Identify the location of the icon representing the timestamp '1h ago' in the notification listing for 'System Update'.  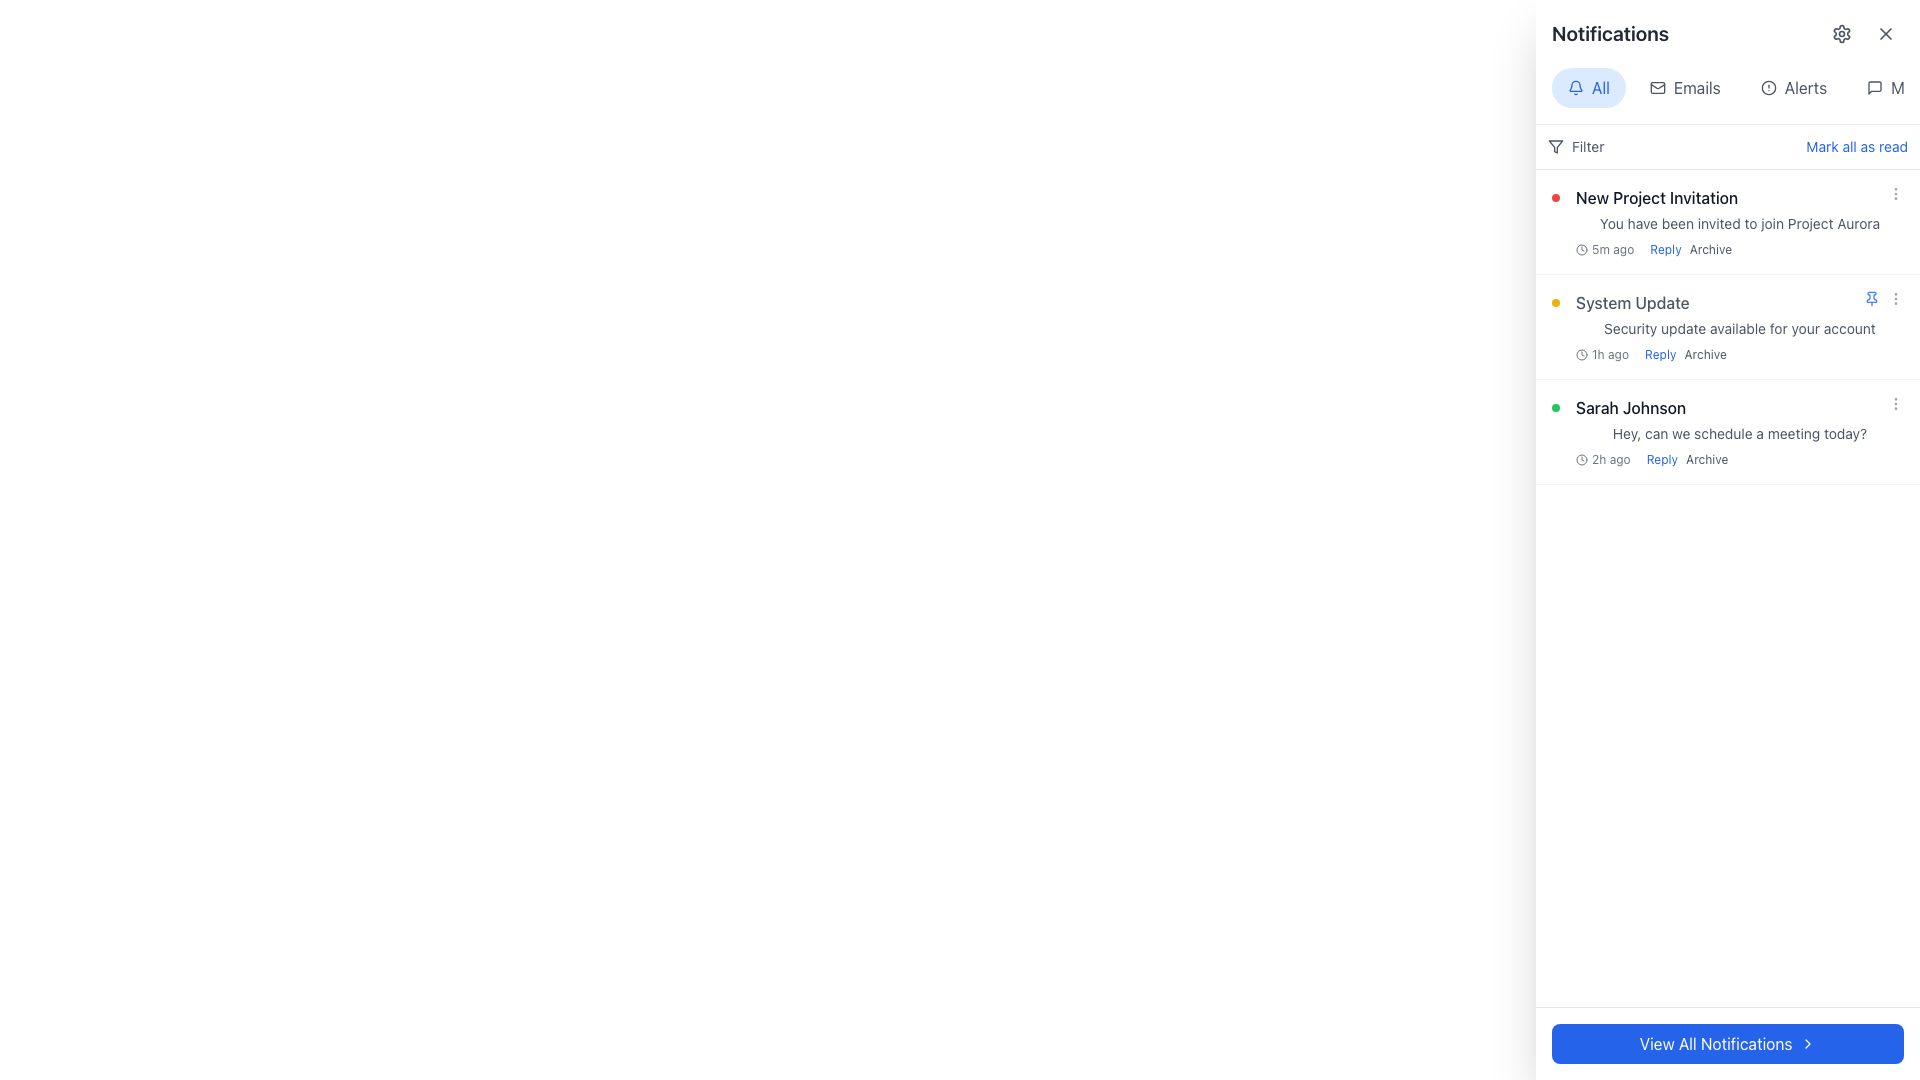
(1581, 353).